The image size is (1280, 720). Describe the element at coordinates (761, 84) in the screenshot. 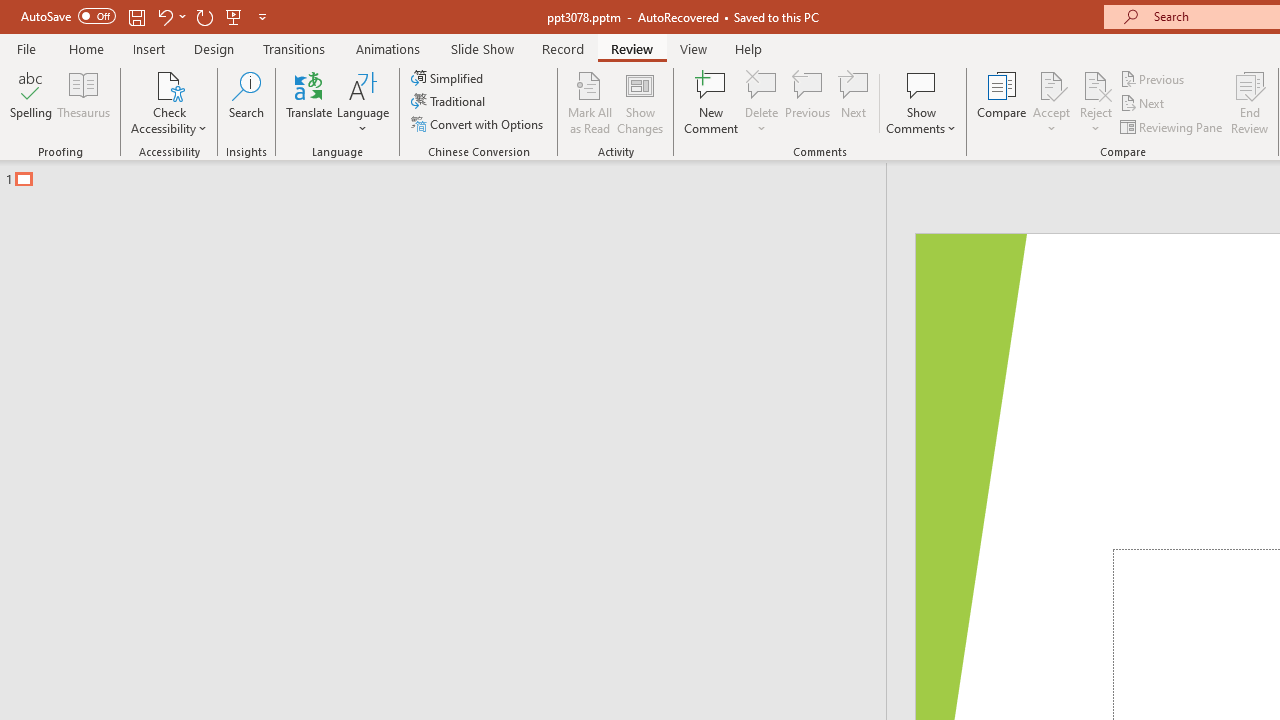

I see `'Delete'` at that location.